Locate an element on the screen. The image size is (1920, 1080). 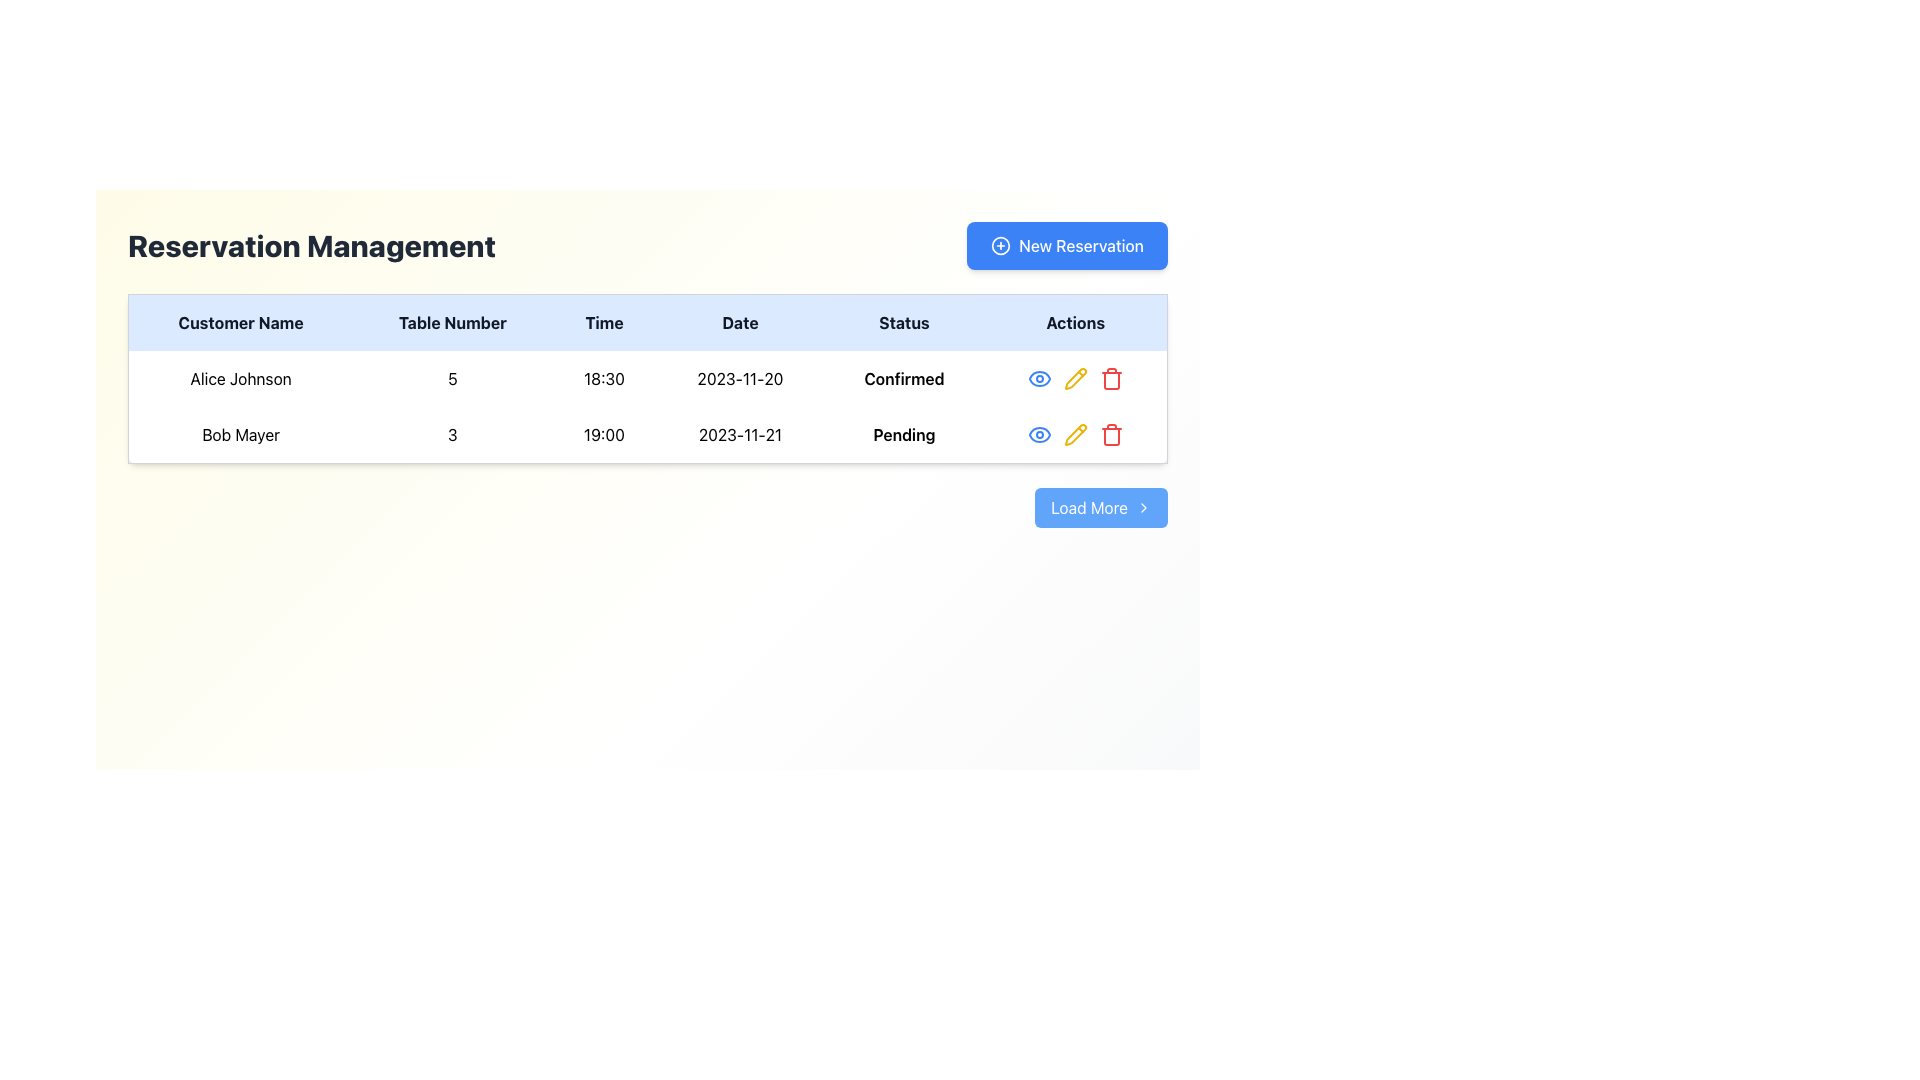
the 'Customer Name' text label, which is styled in bold black text on a light blue background and located in the leftmost column of the table header row is located at coordinates (240, 321).